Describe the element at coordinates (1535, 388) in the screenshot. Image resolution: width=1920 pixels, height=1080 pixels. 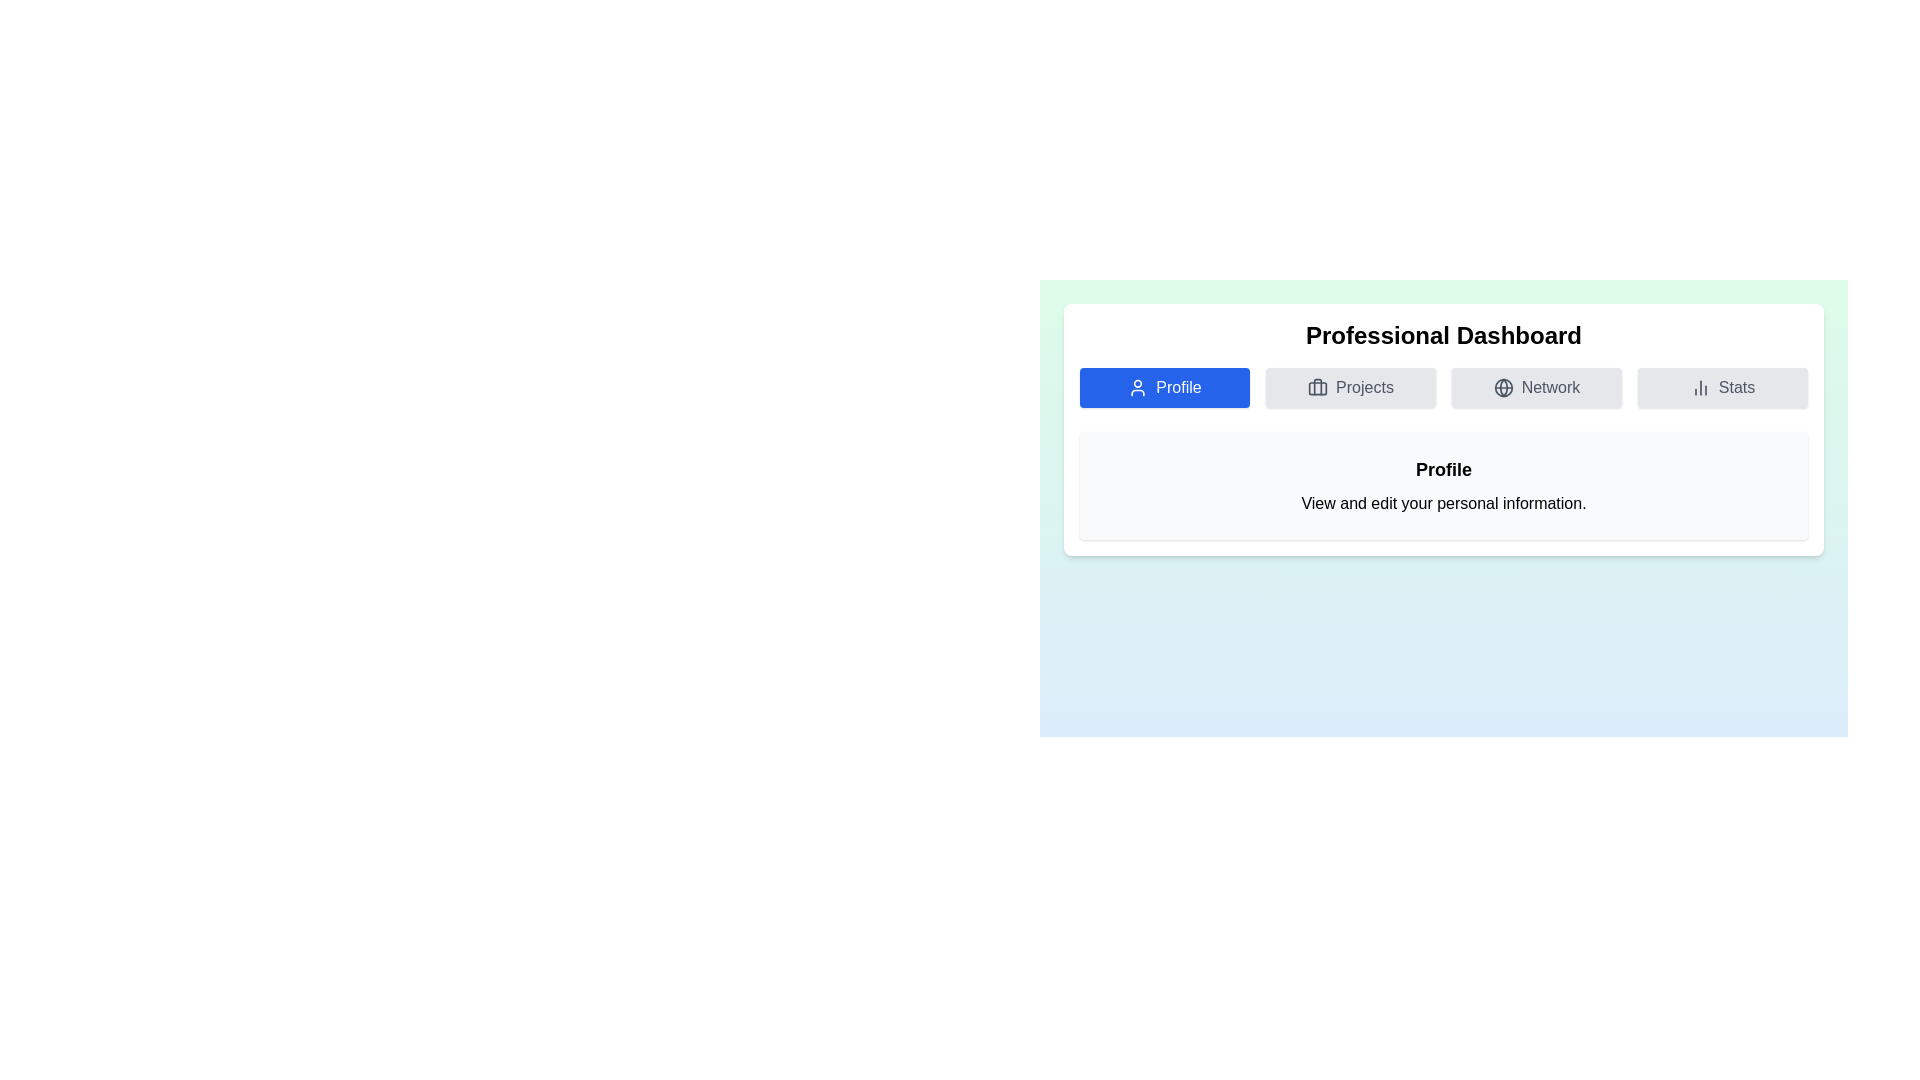
I see `the tab labeled Network` at that location.